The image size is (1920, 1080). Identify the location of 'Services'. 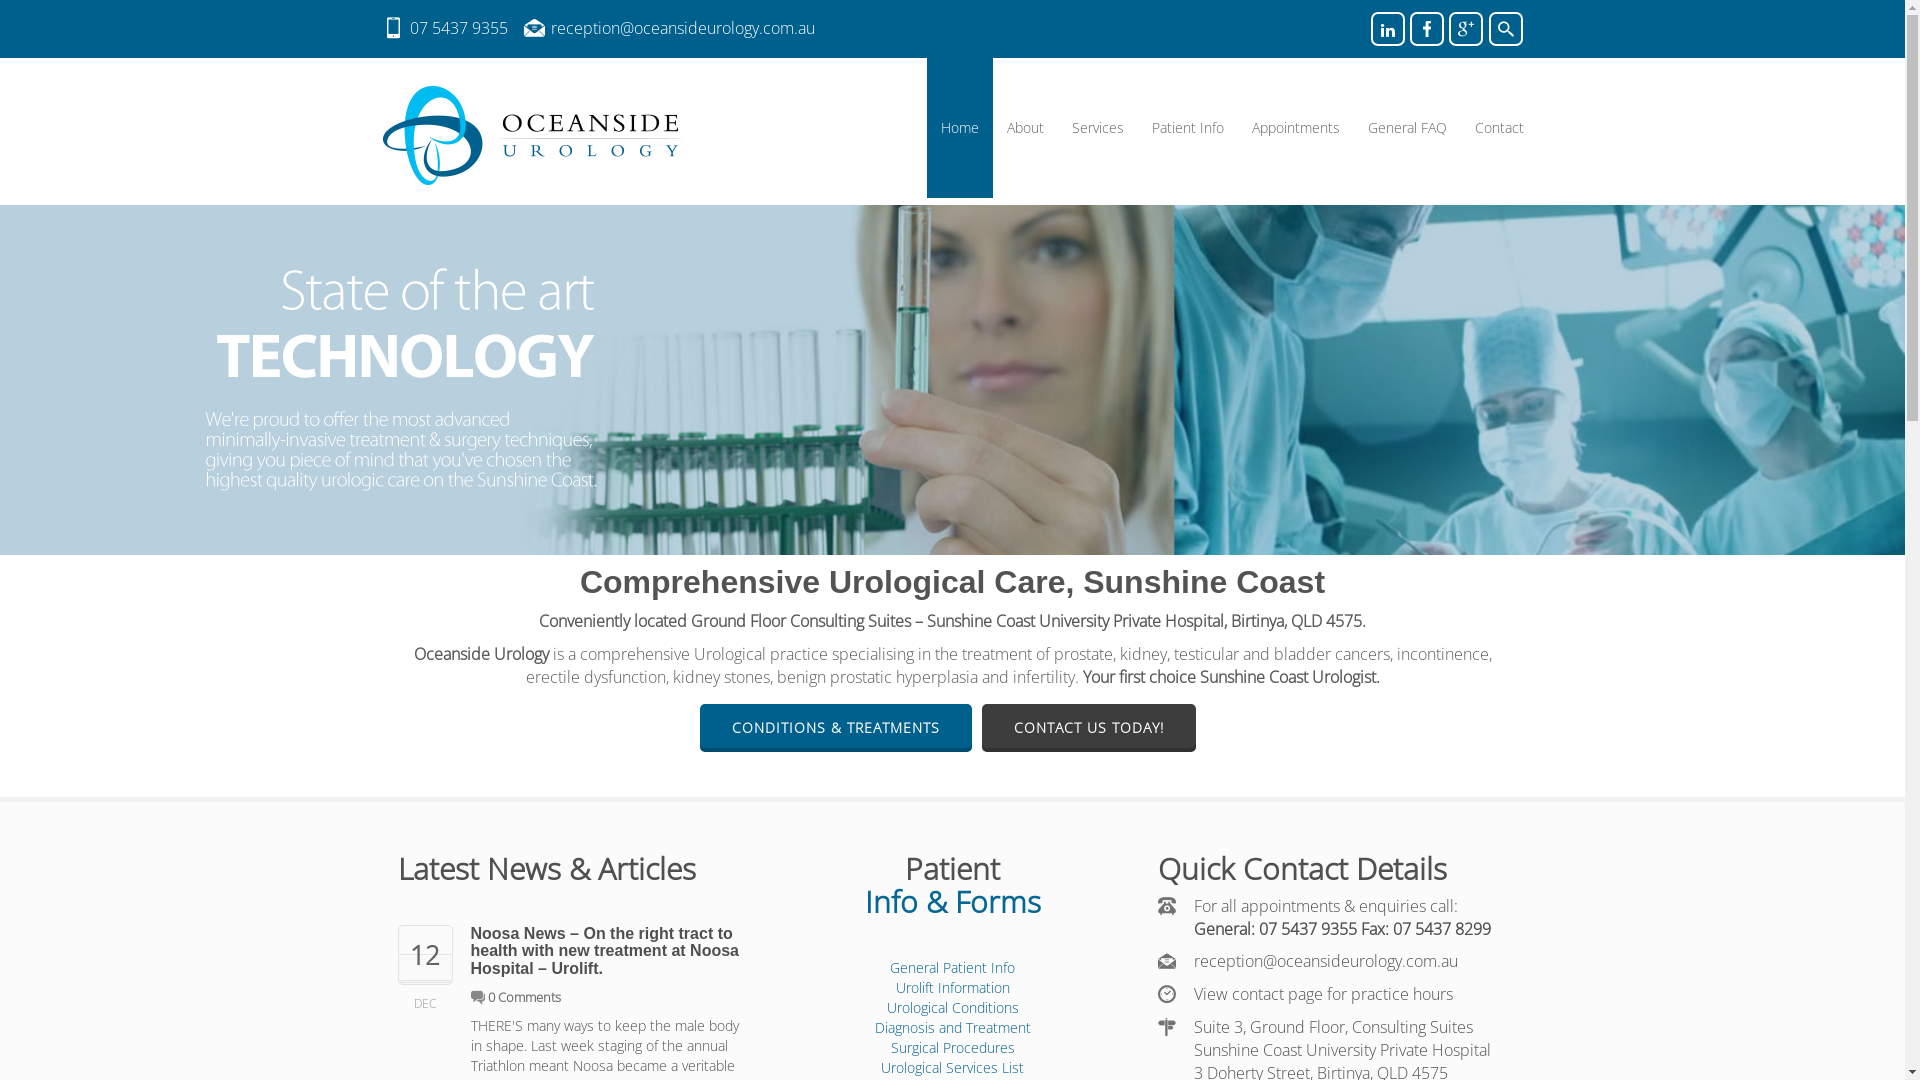
(1097, 127).